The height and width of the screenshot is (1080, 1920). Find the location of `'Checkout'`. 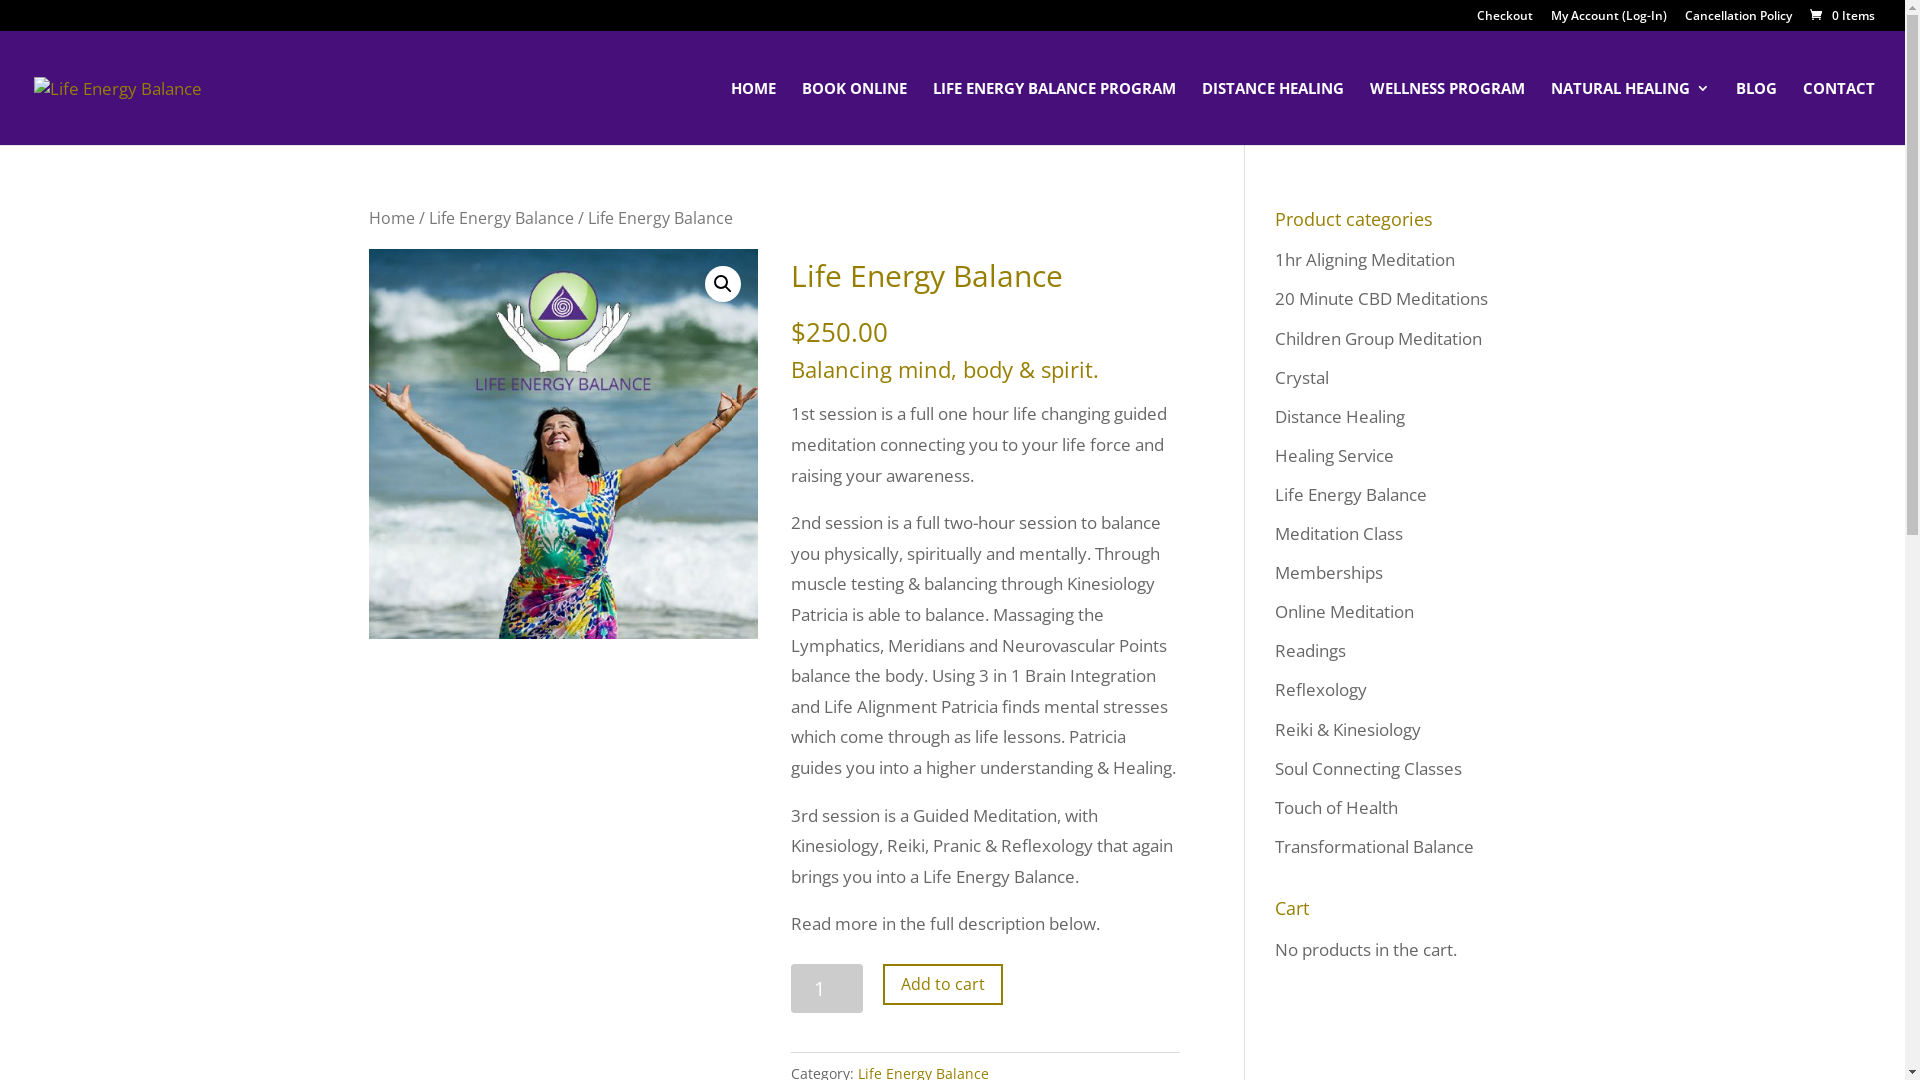

'Checkout' is located at coordinates (1505, 20).